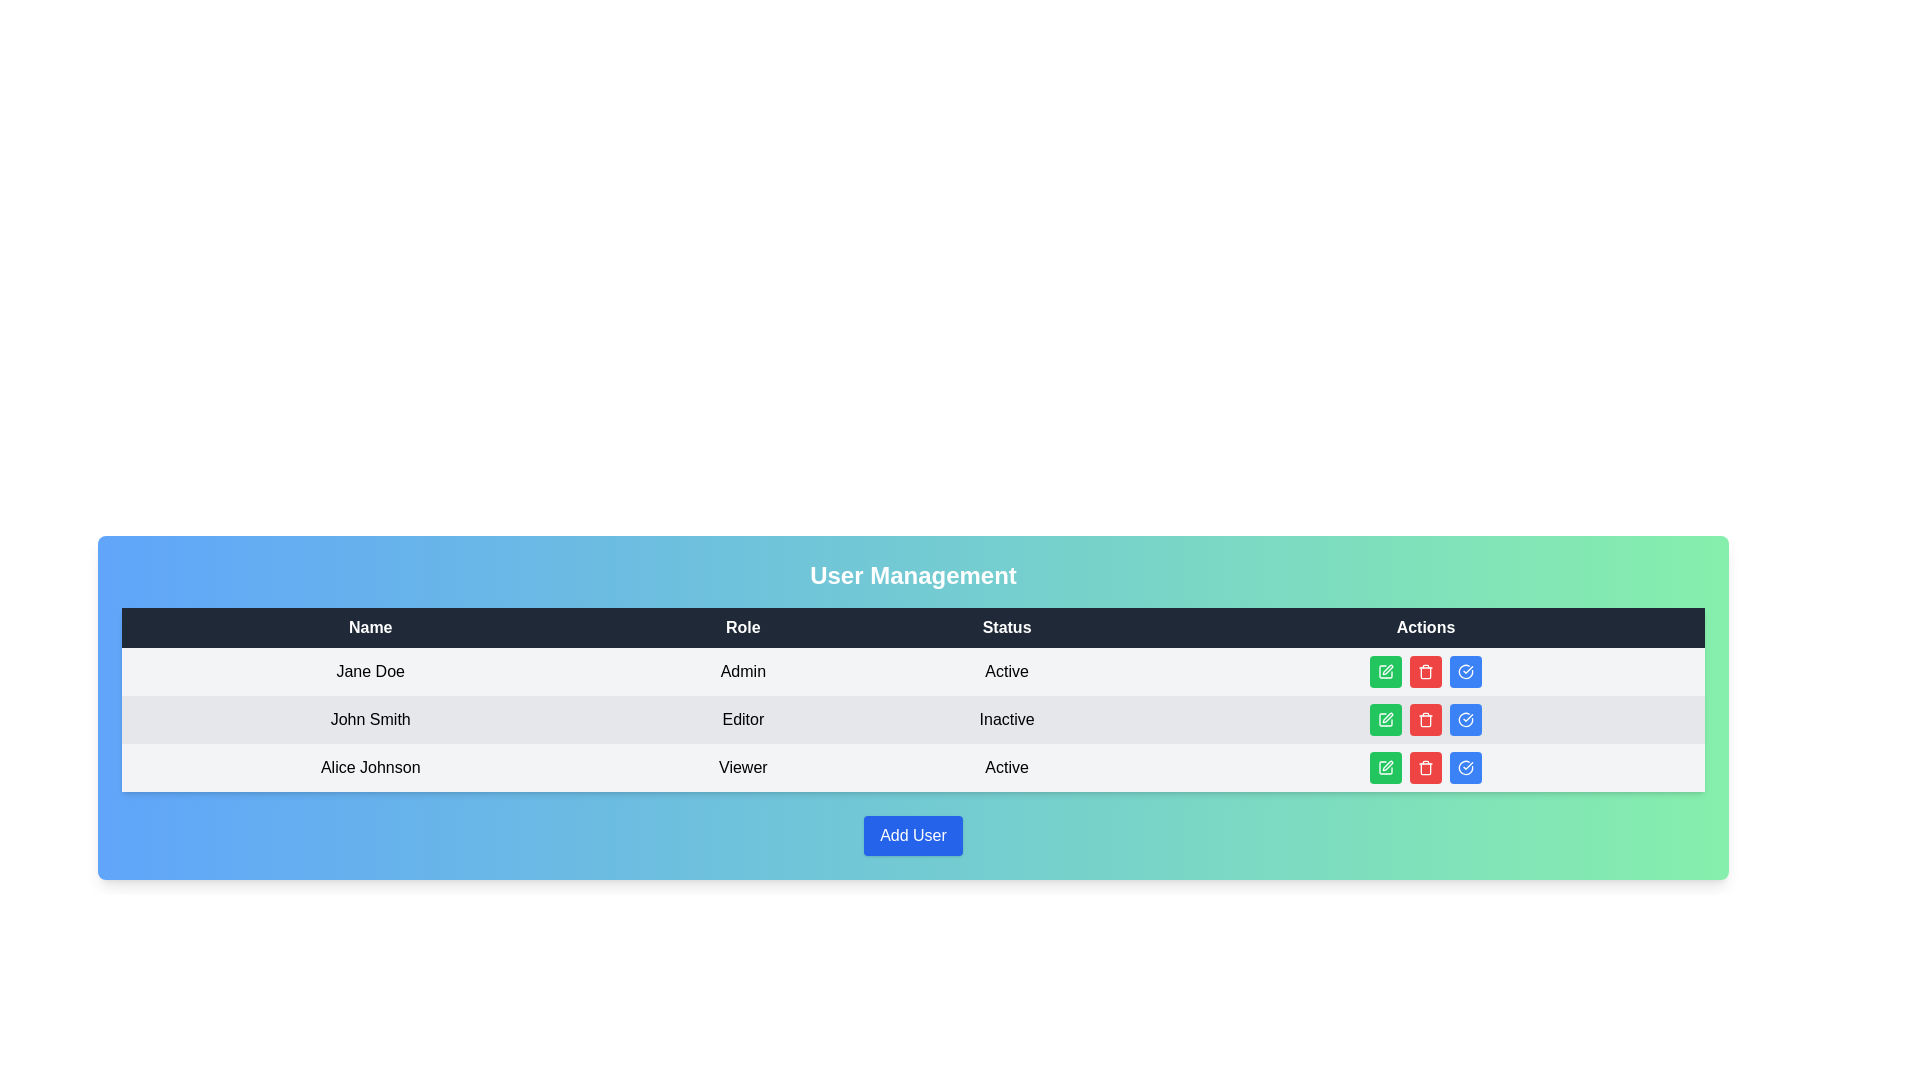  Describe the element at coordinates (1385, 671) in the screenshot. I see `the green action button with a pencil icon in the 'Actions' column for 'Jane Doe'` at that location.